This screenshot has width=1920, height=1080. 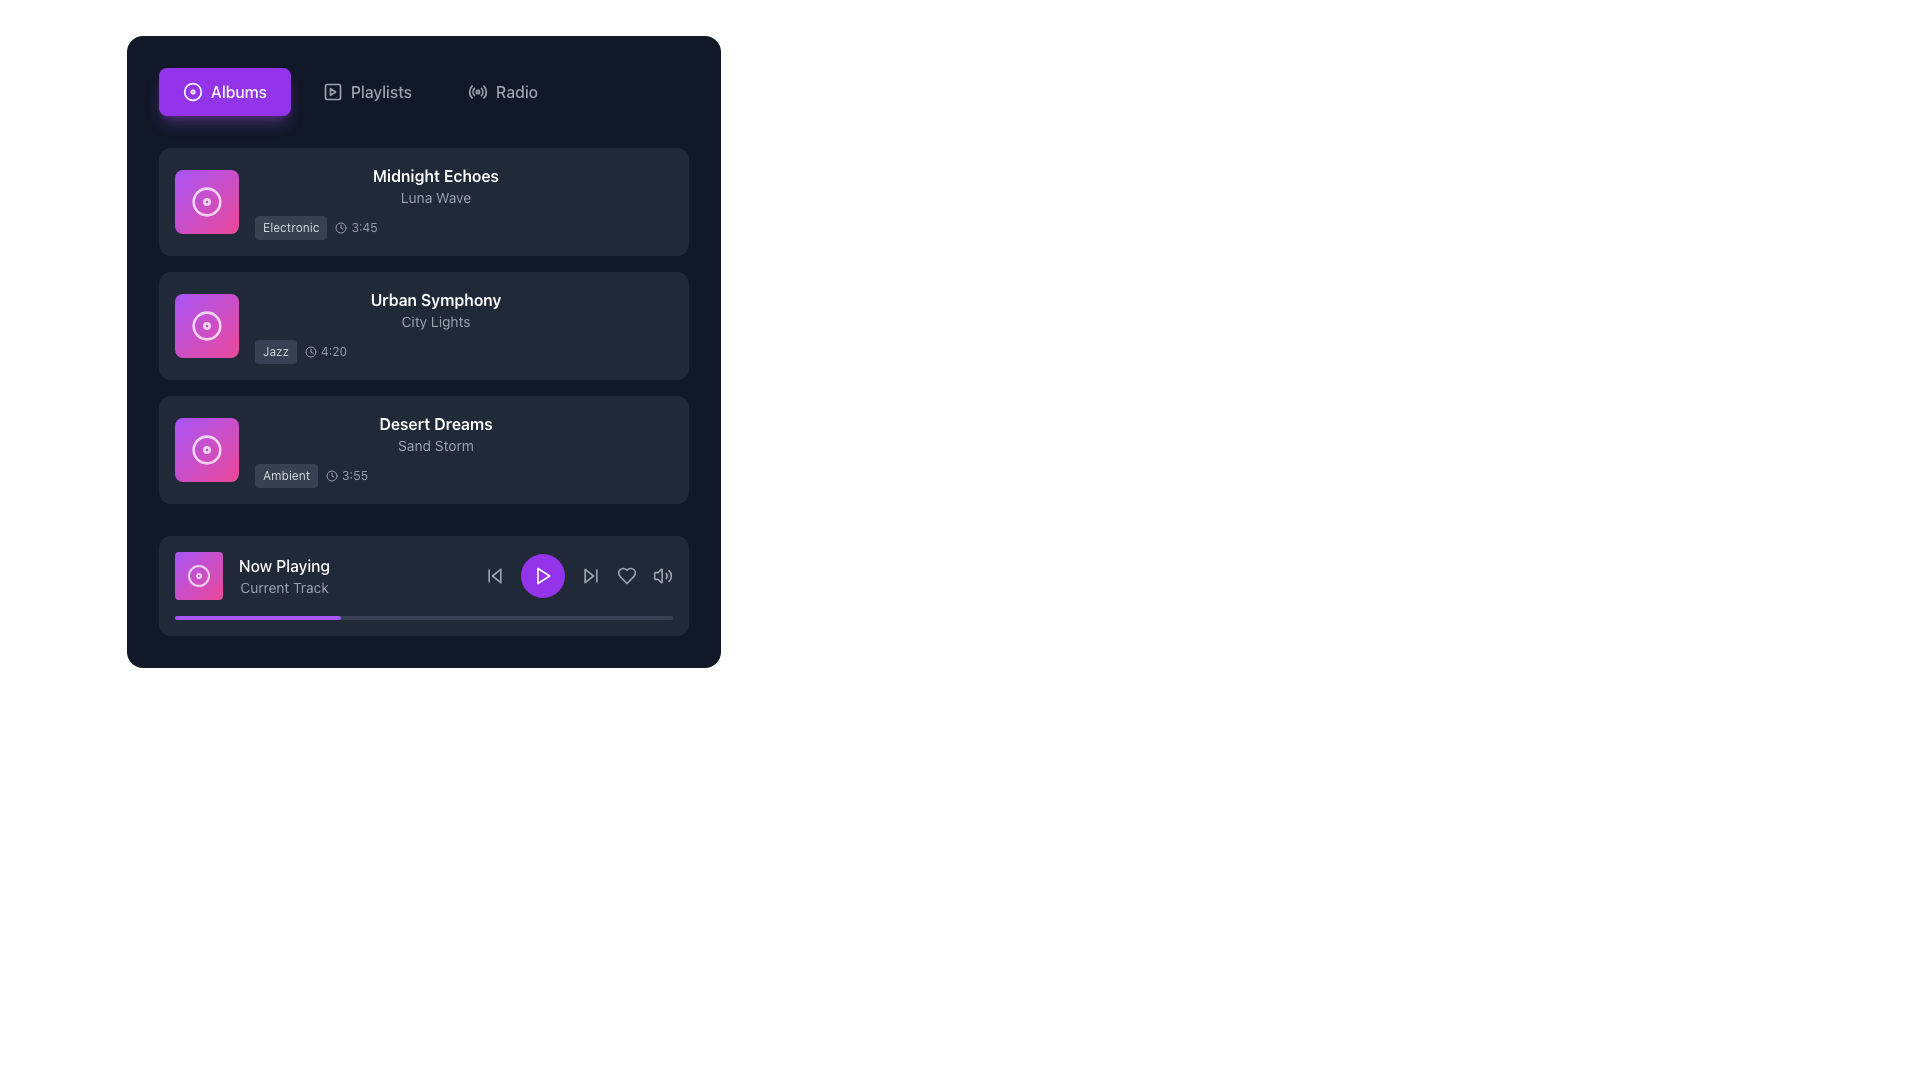 What do you see at coordinates (192, 92) in the screenshot?
I see `the Decorative Icon, a circular purple icon with a white stroke next to the 'Albums' text in a rounded rectangular button` at bounding box center [192, 92].